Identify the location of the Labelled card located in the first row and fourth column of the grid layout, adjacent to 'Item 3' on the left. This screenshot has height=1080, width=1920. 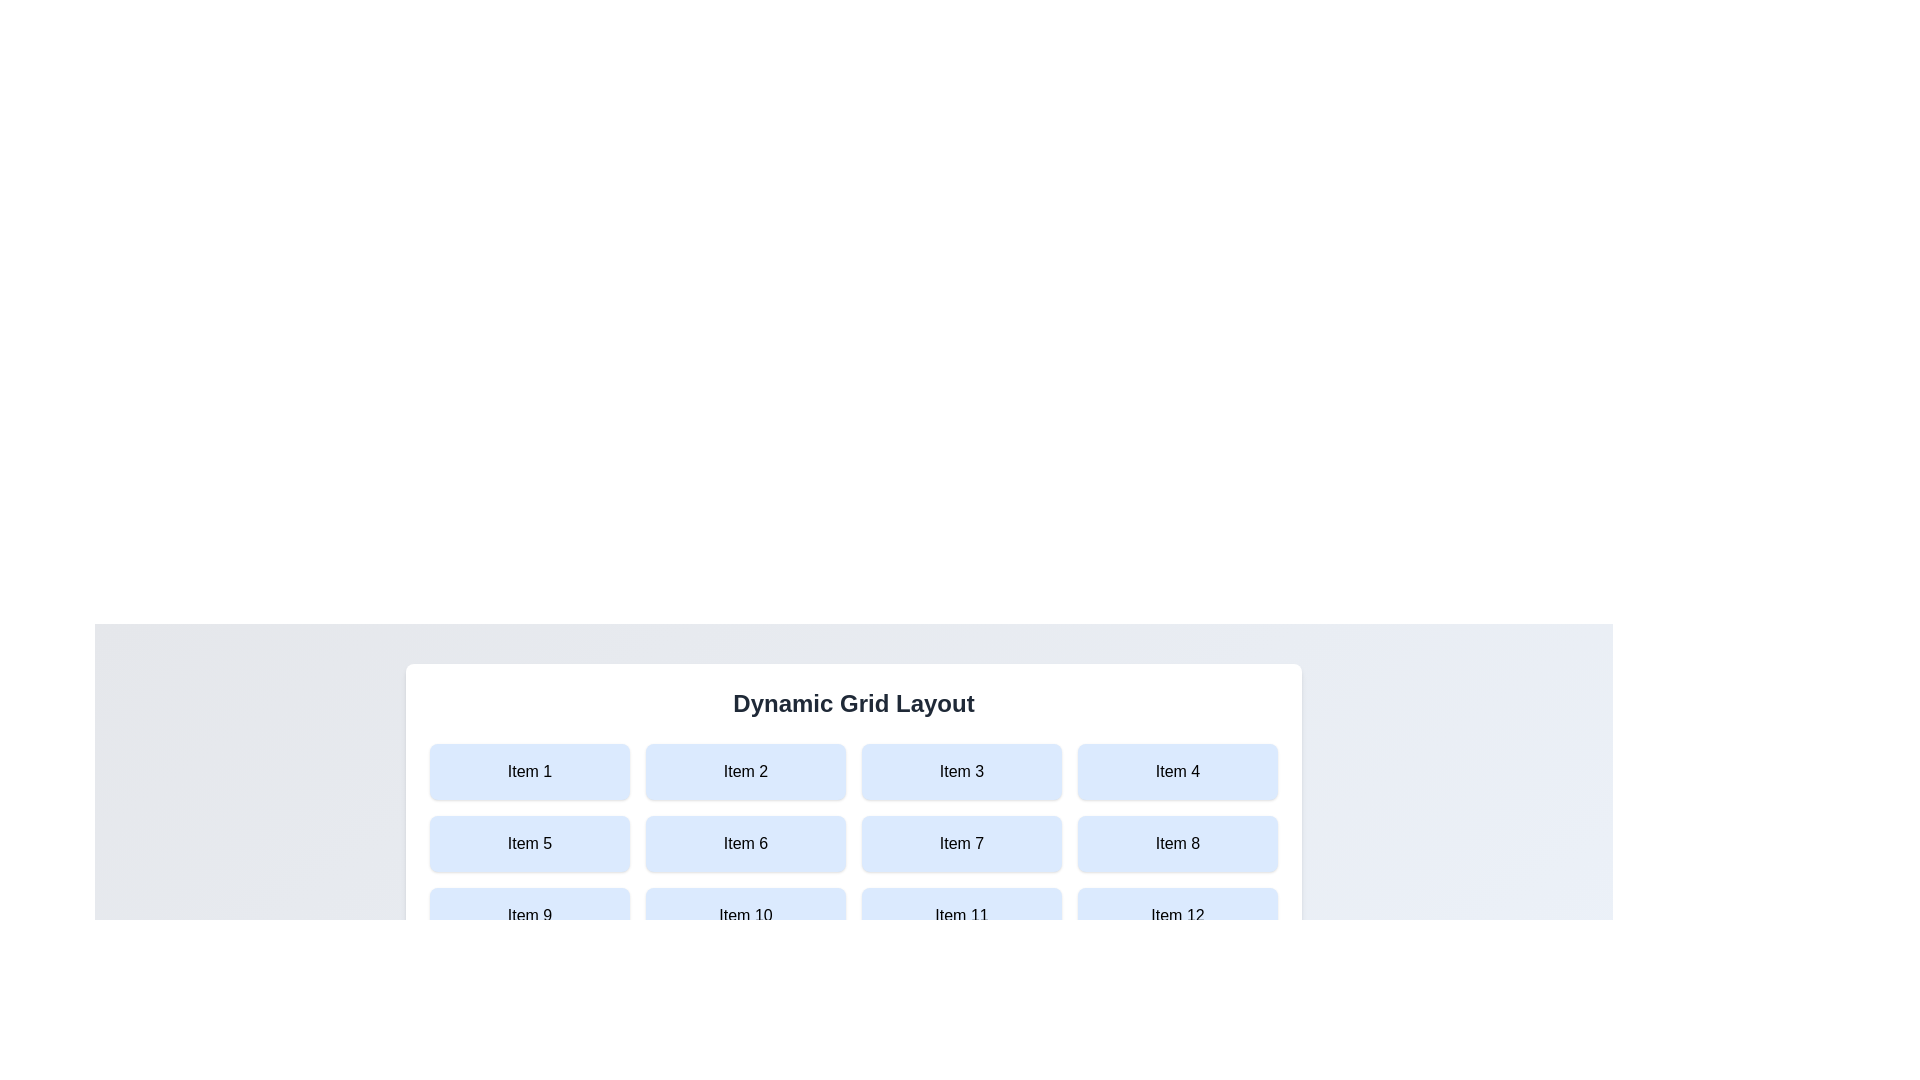
(1177, 770).